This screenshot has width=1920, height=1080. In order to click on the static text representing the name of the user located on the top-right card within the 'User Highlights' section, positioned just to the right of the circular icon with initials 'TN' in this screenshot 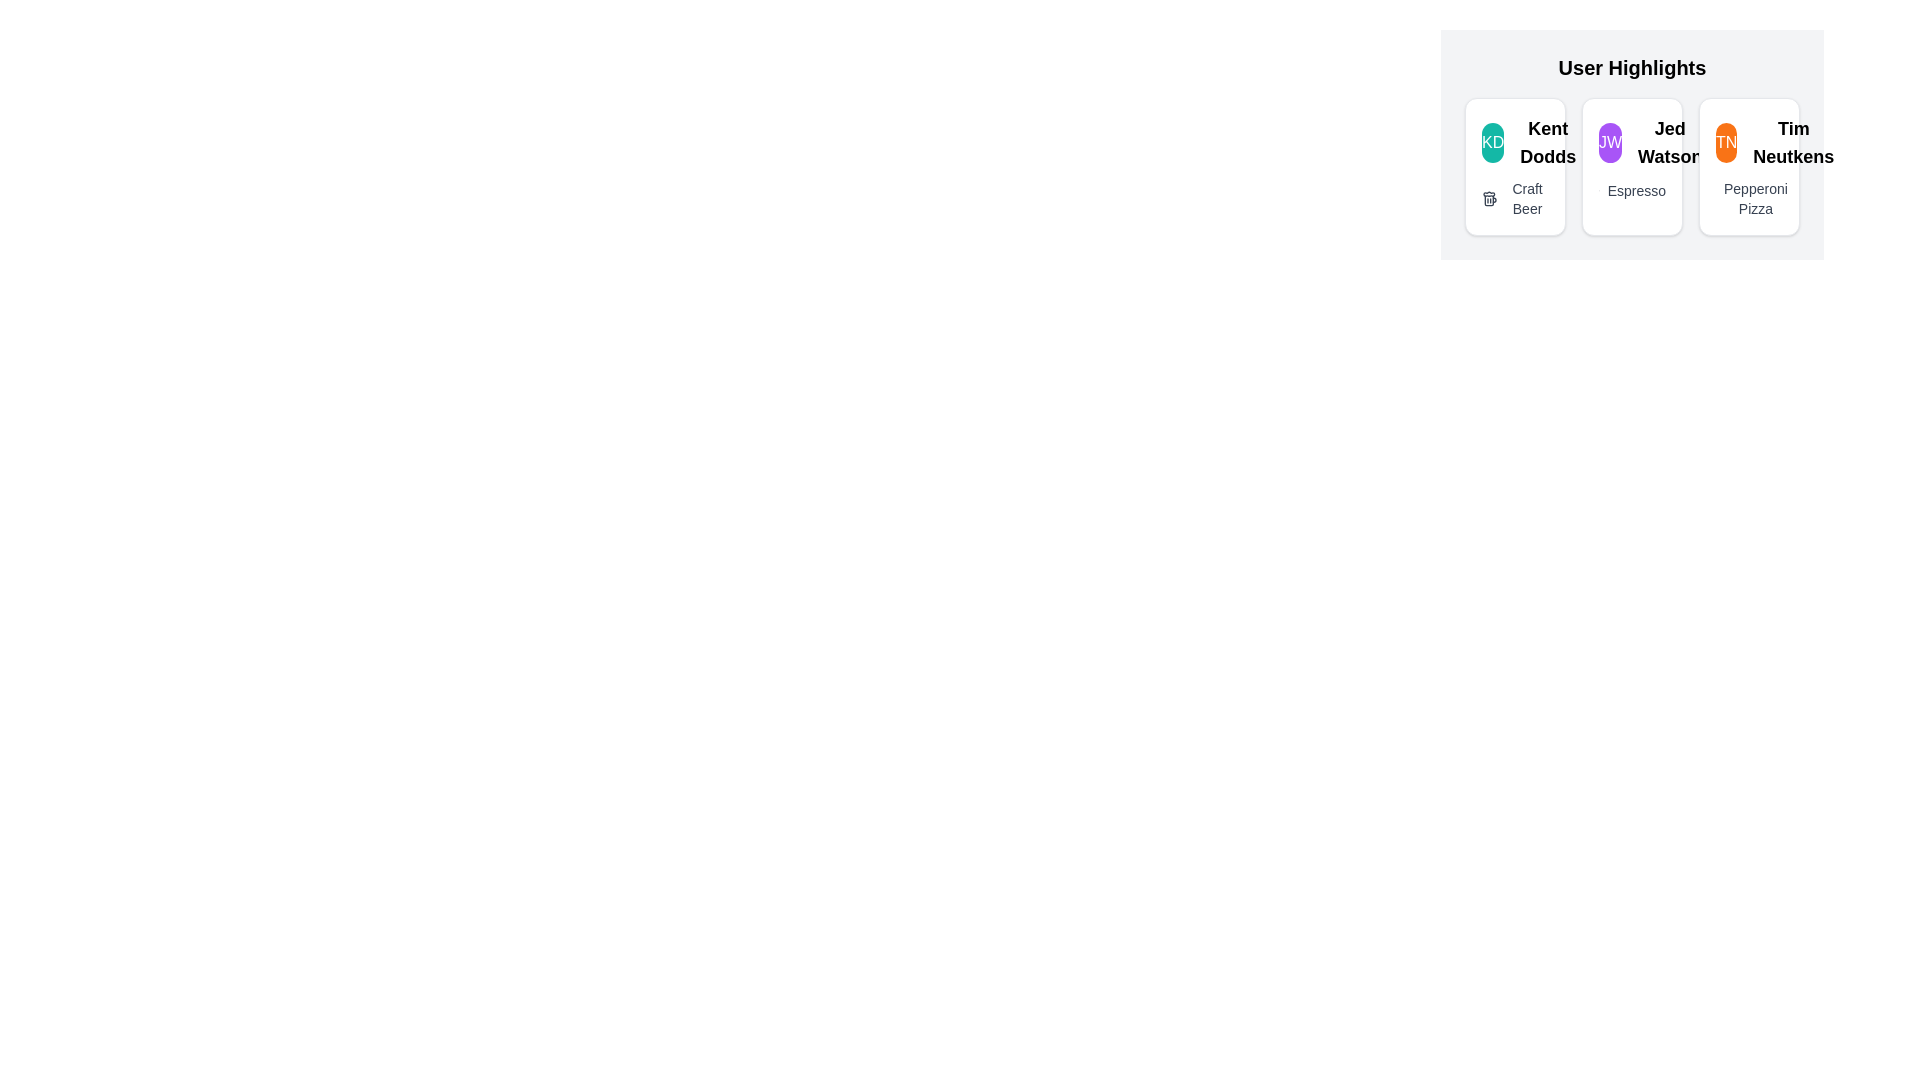, I will do `click(1793, 141)`.